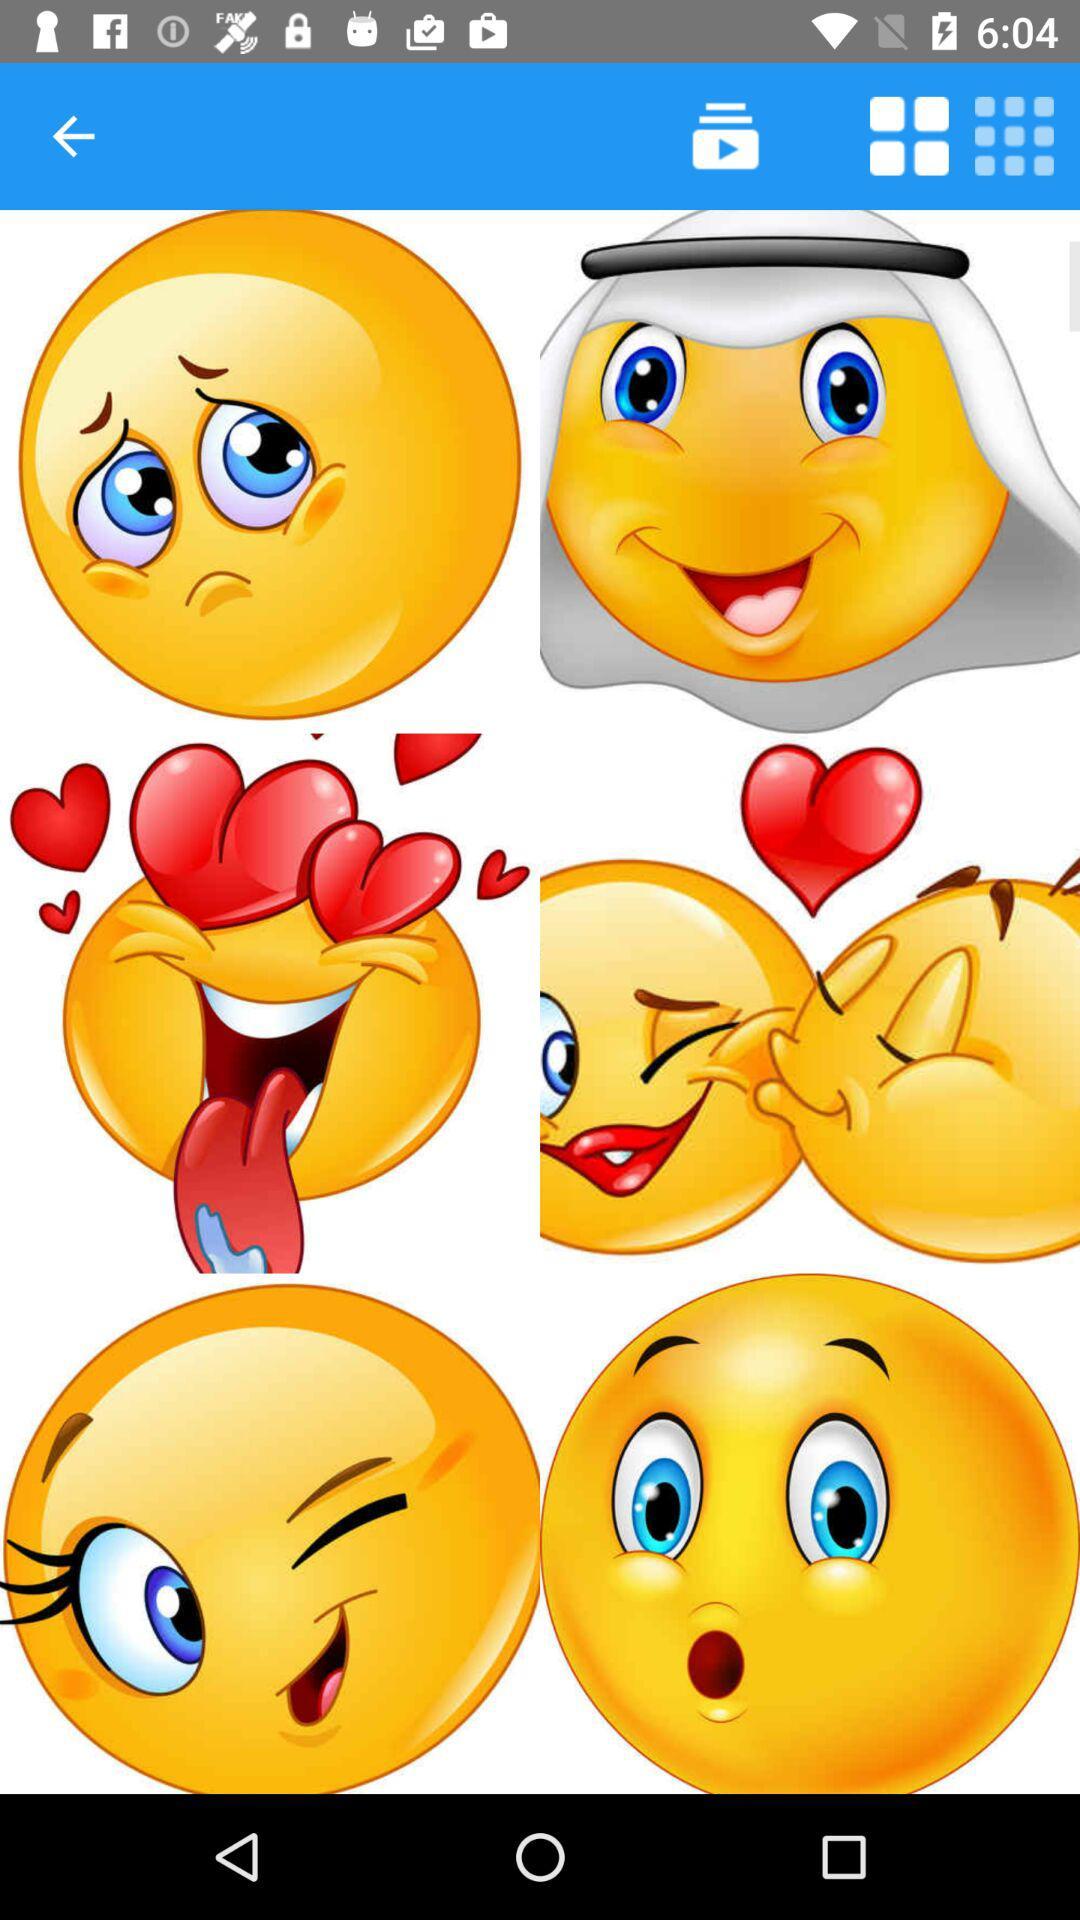 The width and height of the screenshot is (1080, 1920). What do you see at coordinates (810, 1003) in the screenshot?
I see `kissing emoji` at bounding box center [810, 1003].